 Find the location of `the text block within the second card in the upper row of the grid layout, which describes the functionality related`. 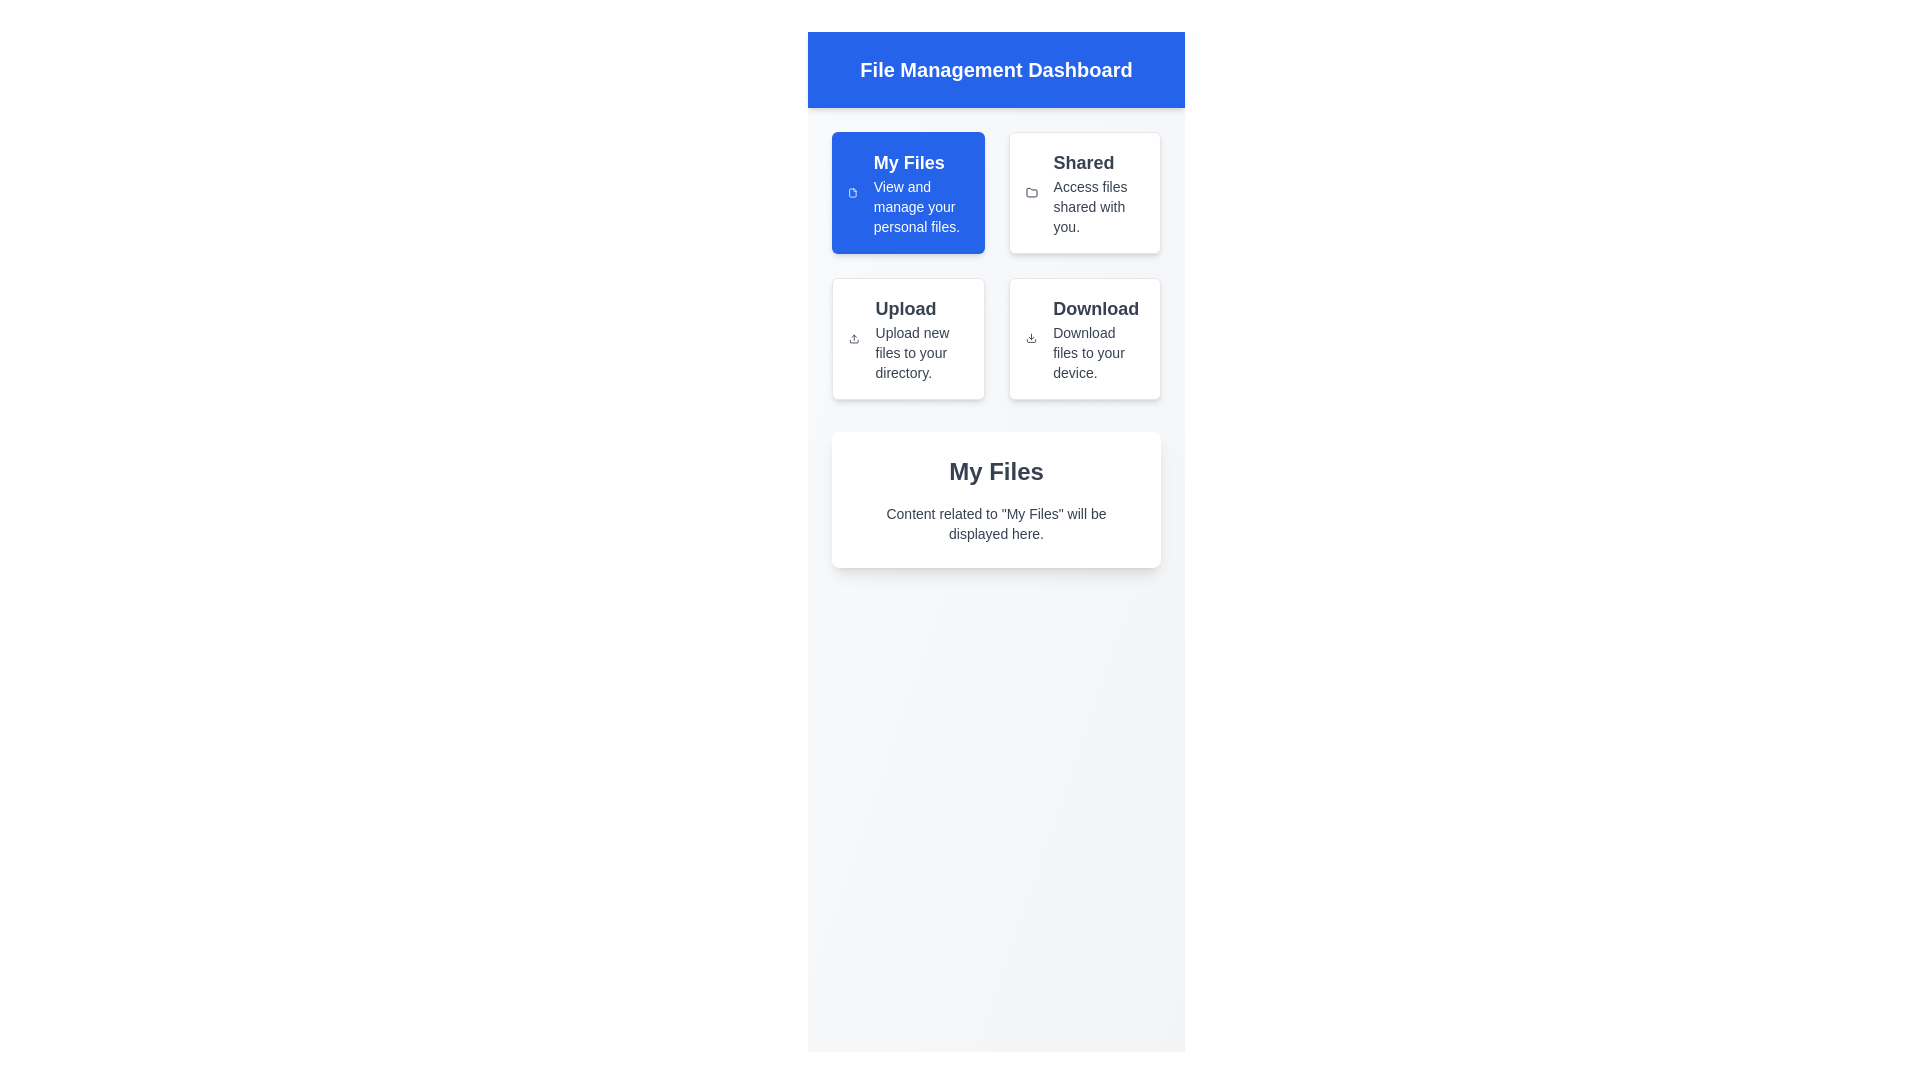

the text block within the second card in the upper row of the grid layout, which describes the functionality related is located at coordinates (1097, 192).